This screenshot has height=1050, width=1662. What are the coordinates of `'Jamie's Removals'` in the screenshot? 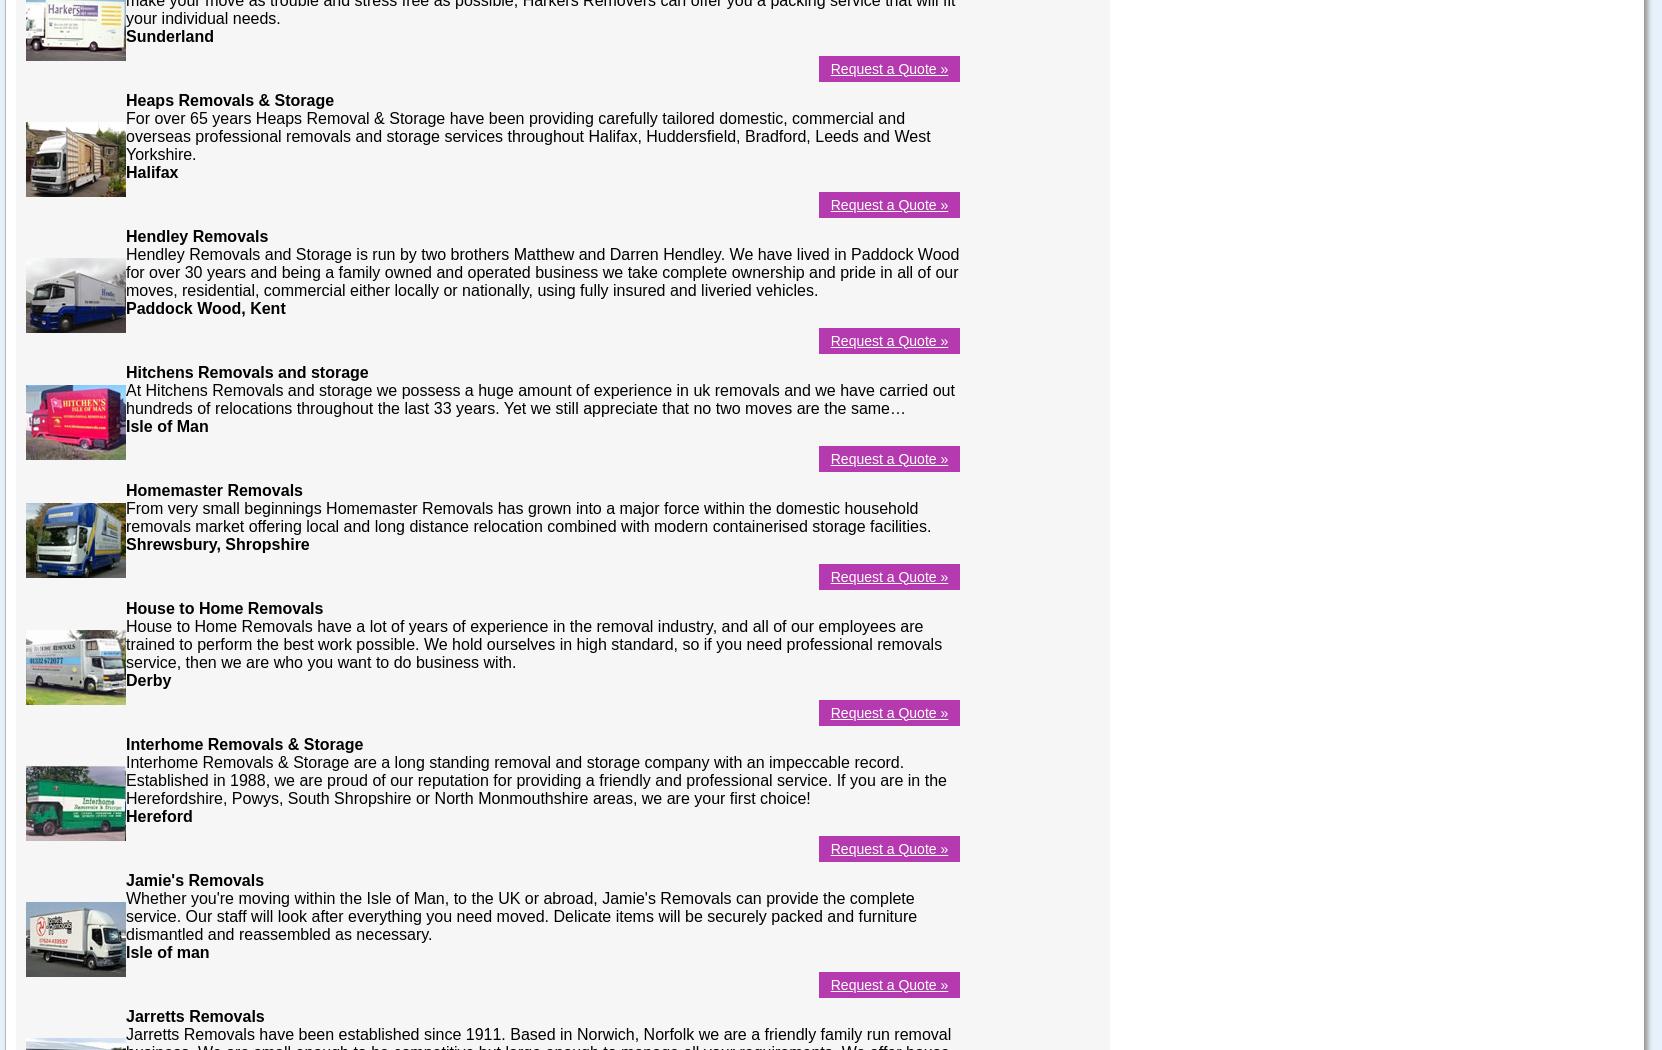 It's located at (193, 878).